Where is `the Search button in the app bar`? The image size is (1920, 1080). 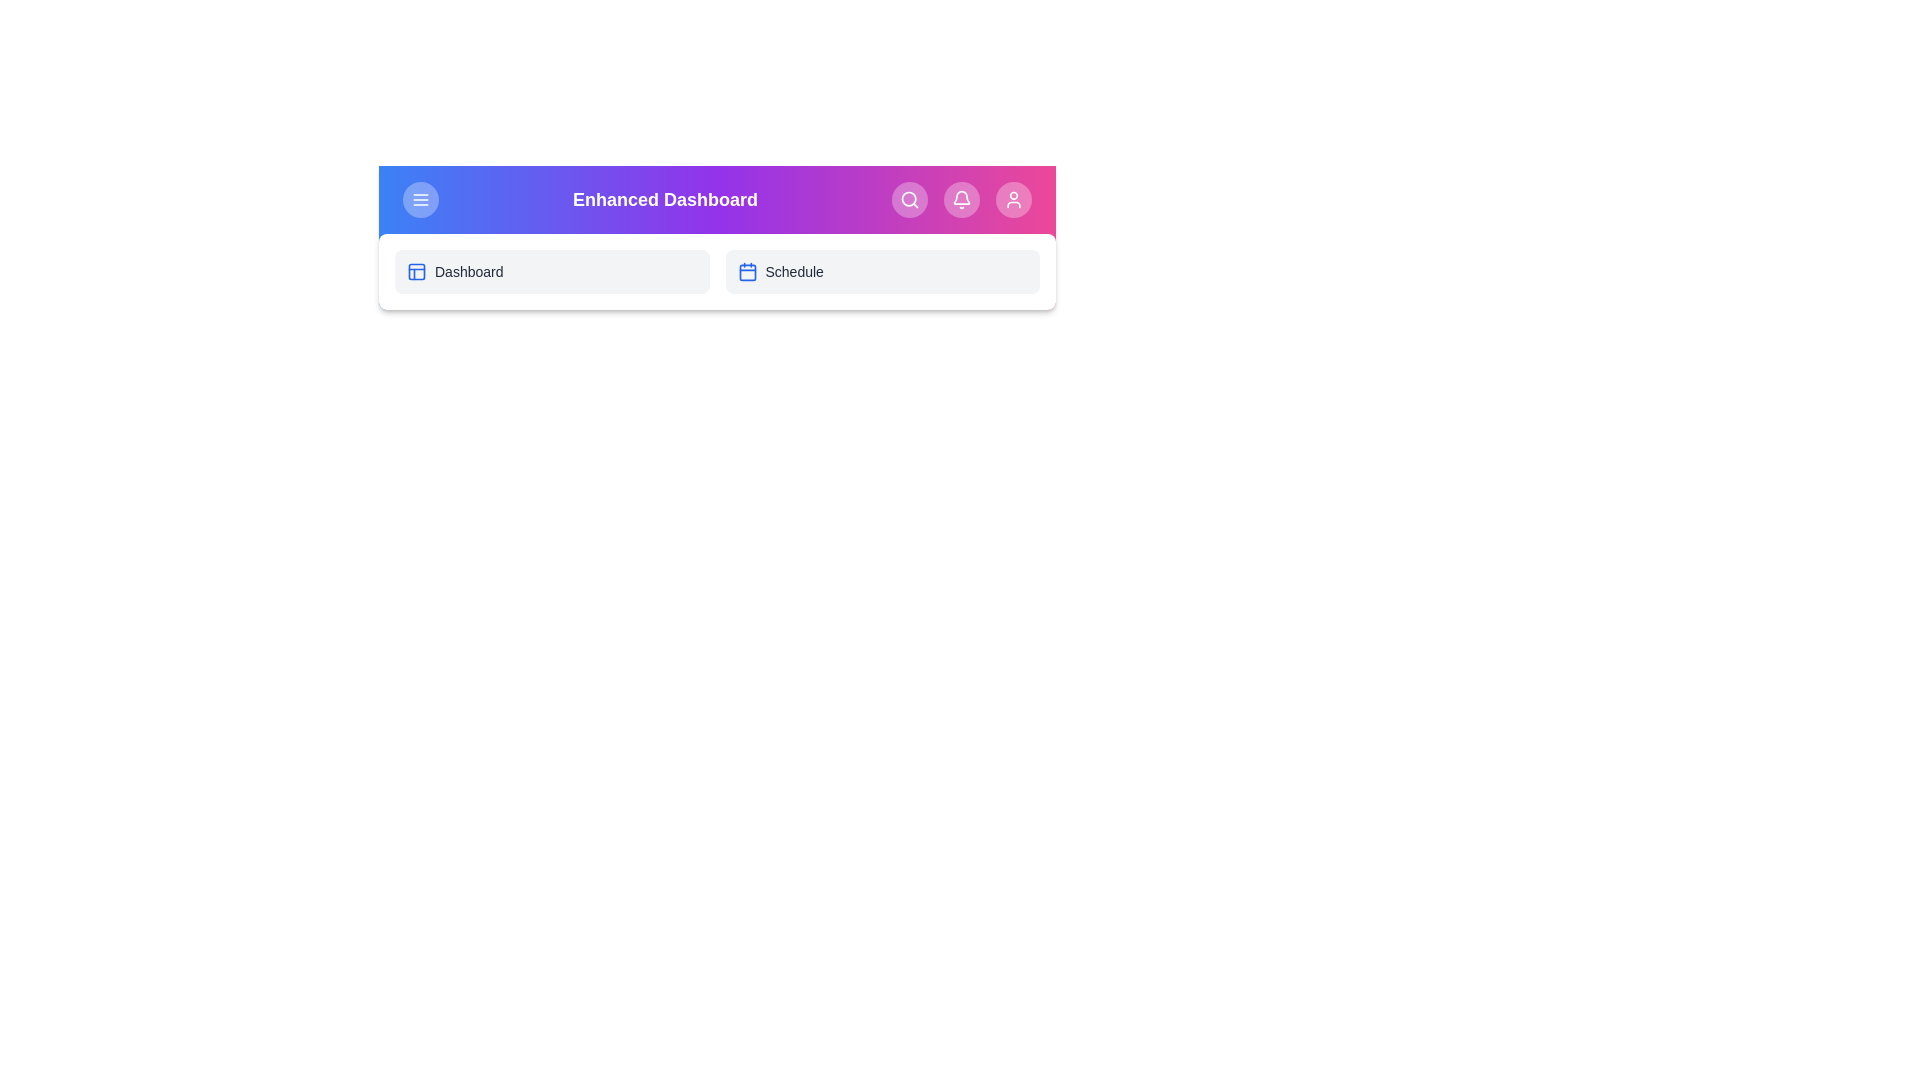
the Search button in the app bar is located at coordinates (908, 200).